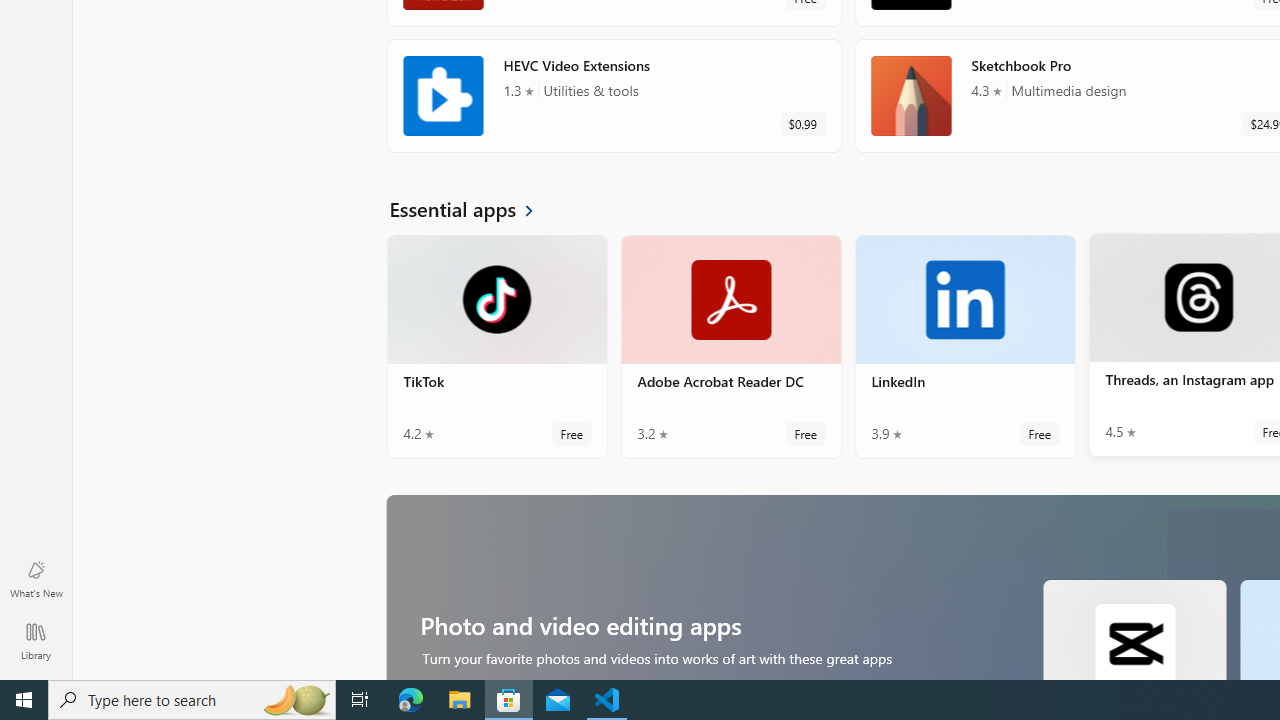 The image size is (1280, 720). What do you see at coordinates (35, 578) in the screenshot?
I see `'What'` at bounding box center [35, 578].